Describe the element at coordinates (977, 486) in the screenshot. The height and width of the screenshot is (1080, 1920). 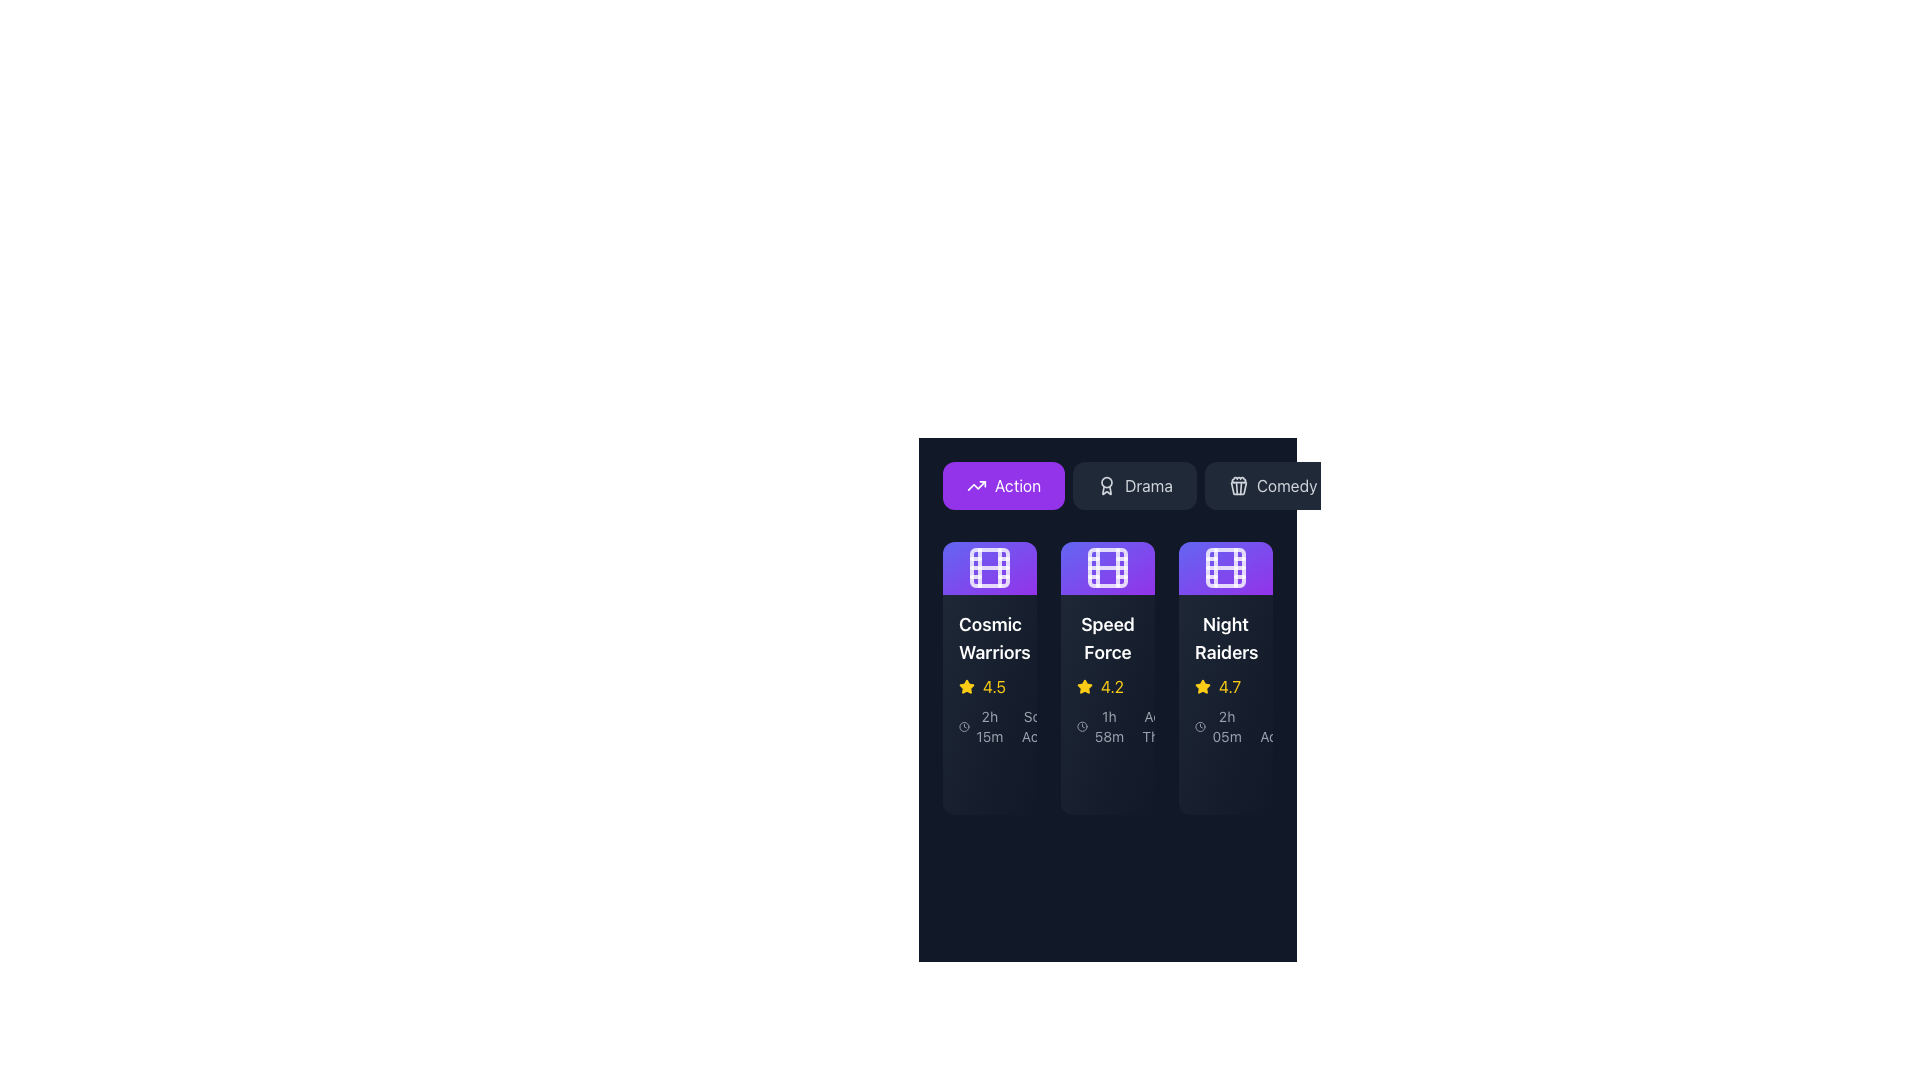
I see `the dynamic icon located at the top-left section of the 'Action' button to gather information regarding trending content` at that location.